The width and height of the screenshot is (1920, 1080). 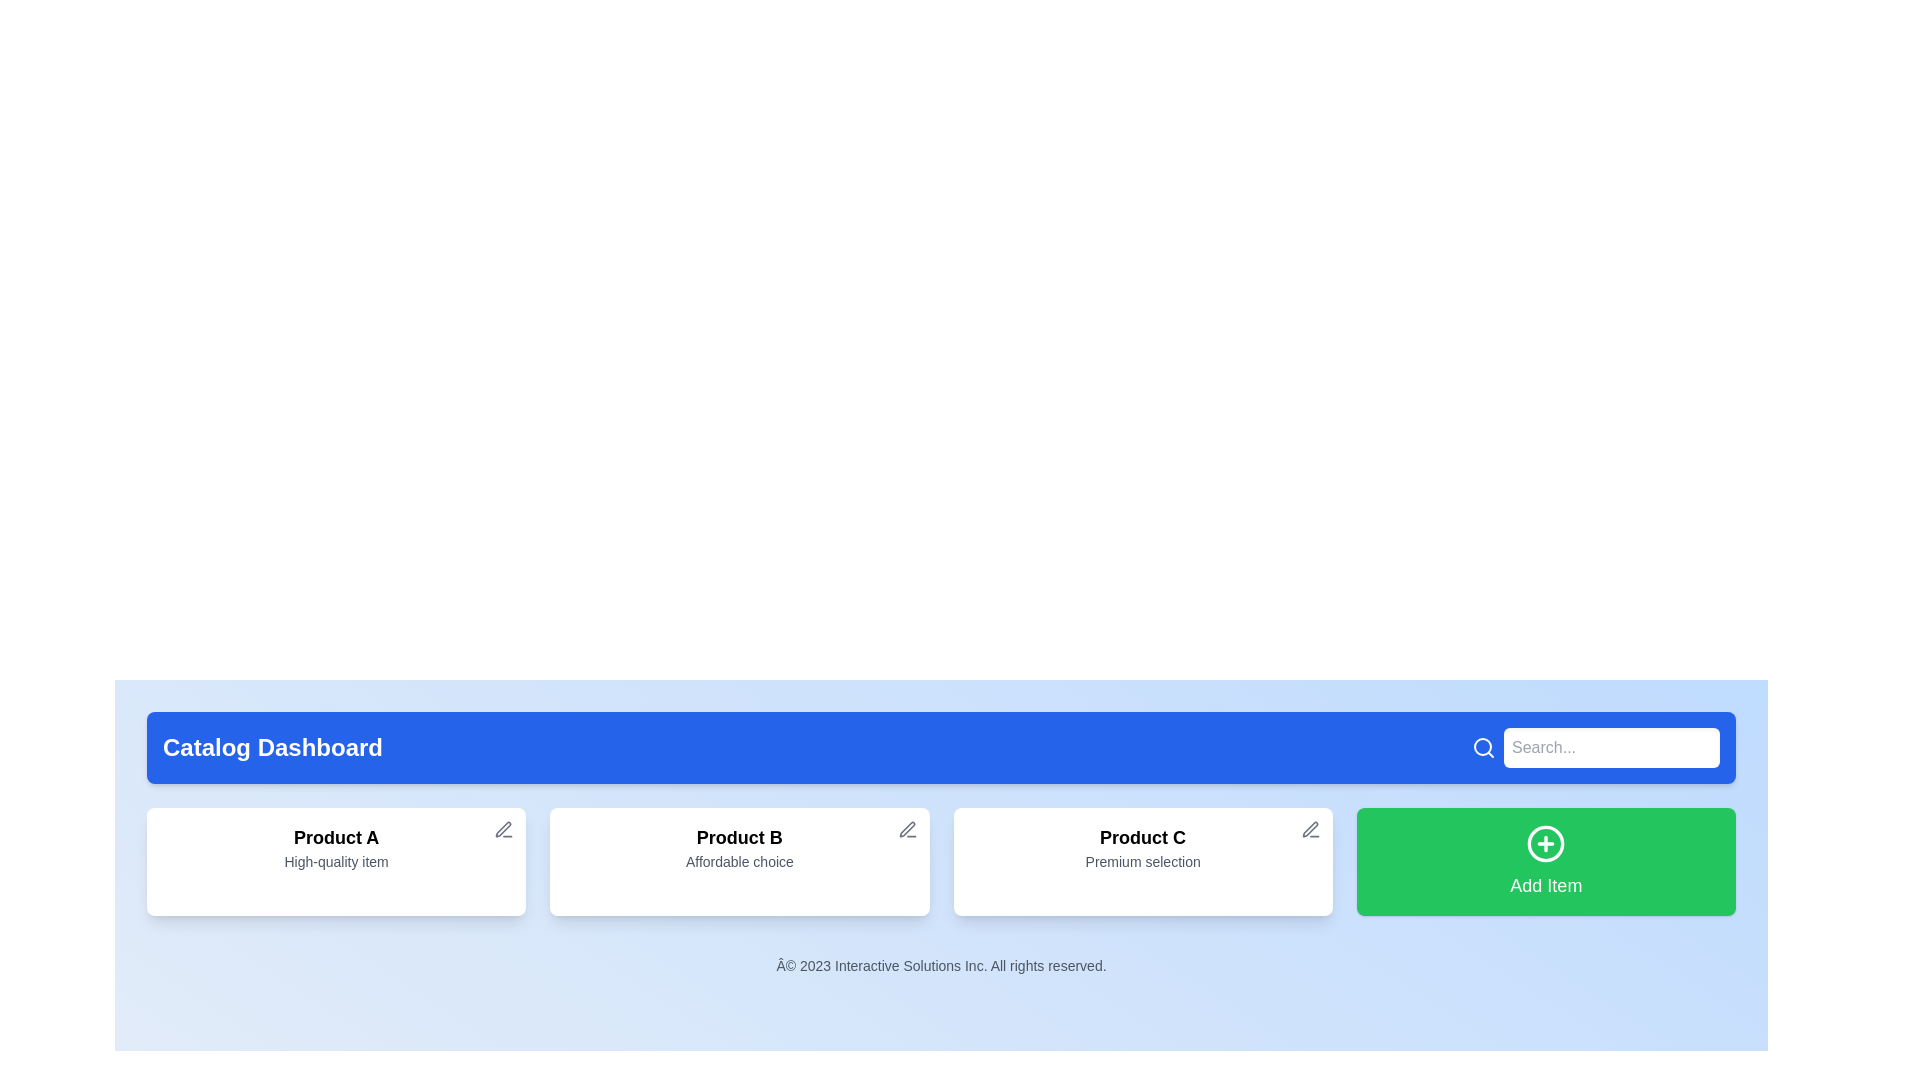 I want to click on the circular outline within the 'Add Item' button, which is part of an SVG graphic representing the button's functionality, so click(x=1545, y=844).